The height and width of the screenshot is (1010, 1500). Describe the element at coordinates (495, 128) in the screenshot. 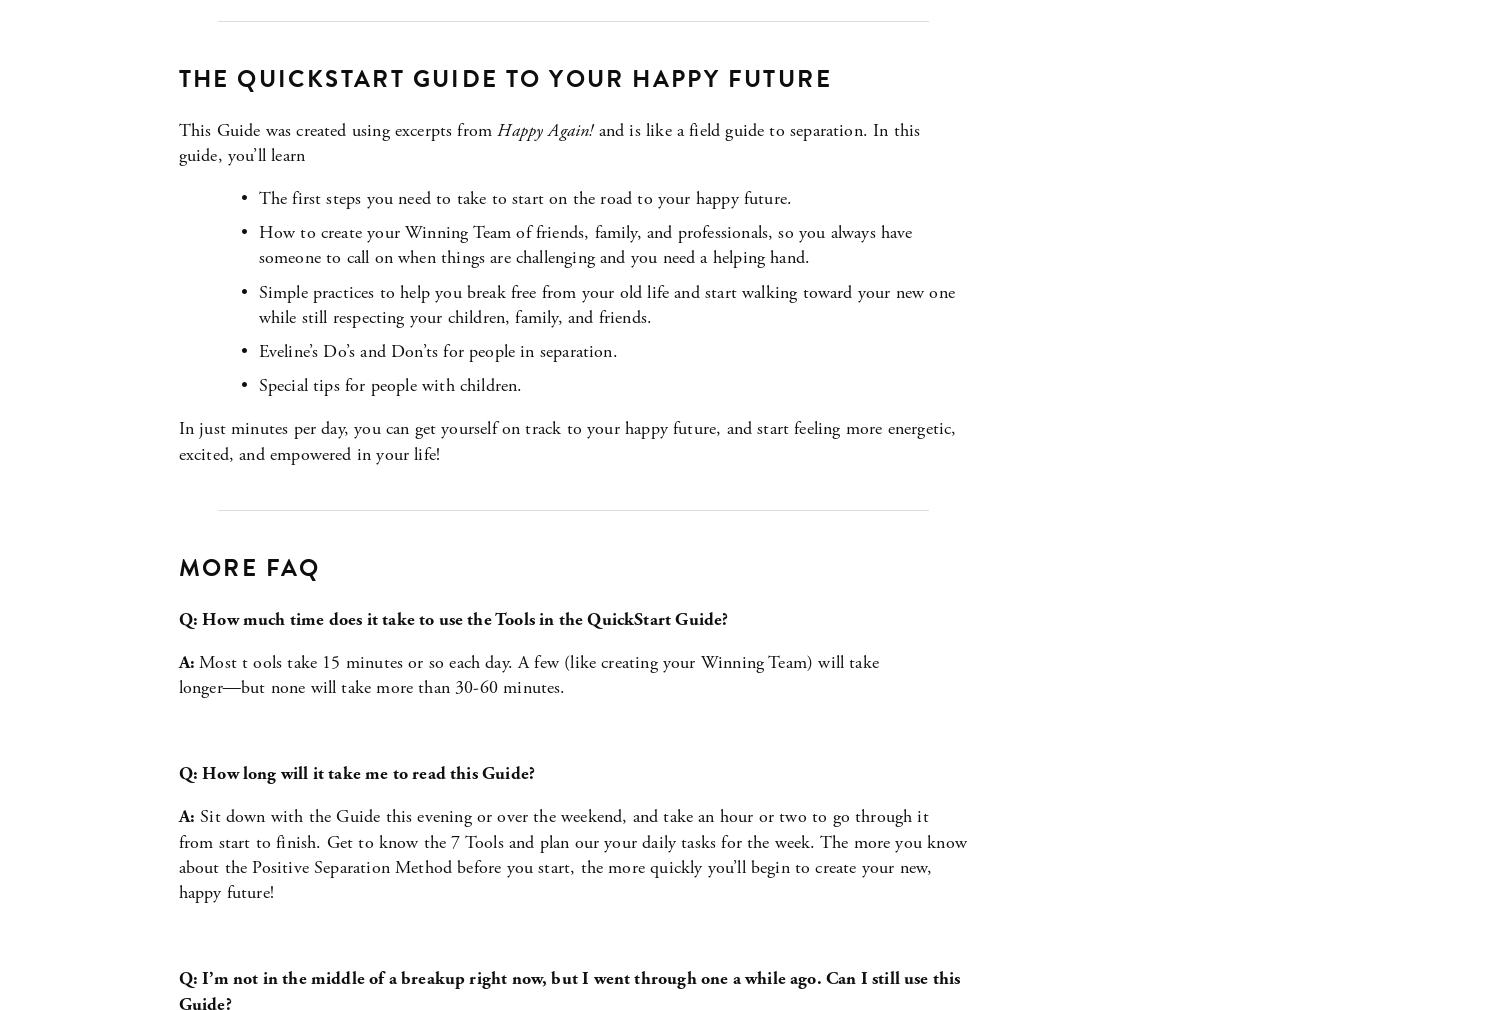

I see `'Happy Again!'` at that location.